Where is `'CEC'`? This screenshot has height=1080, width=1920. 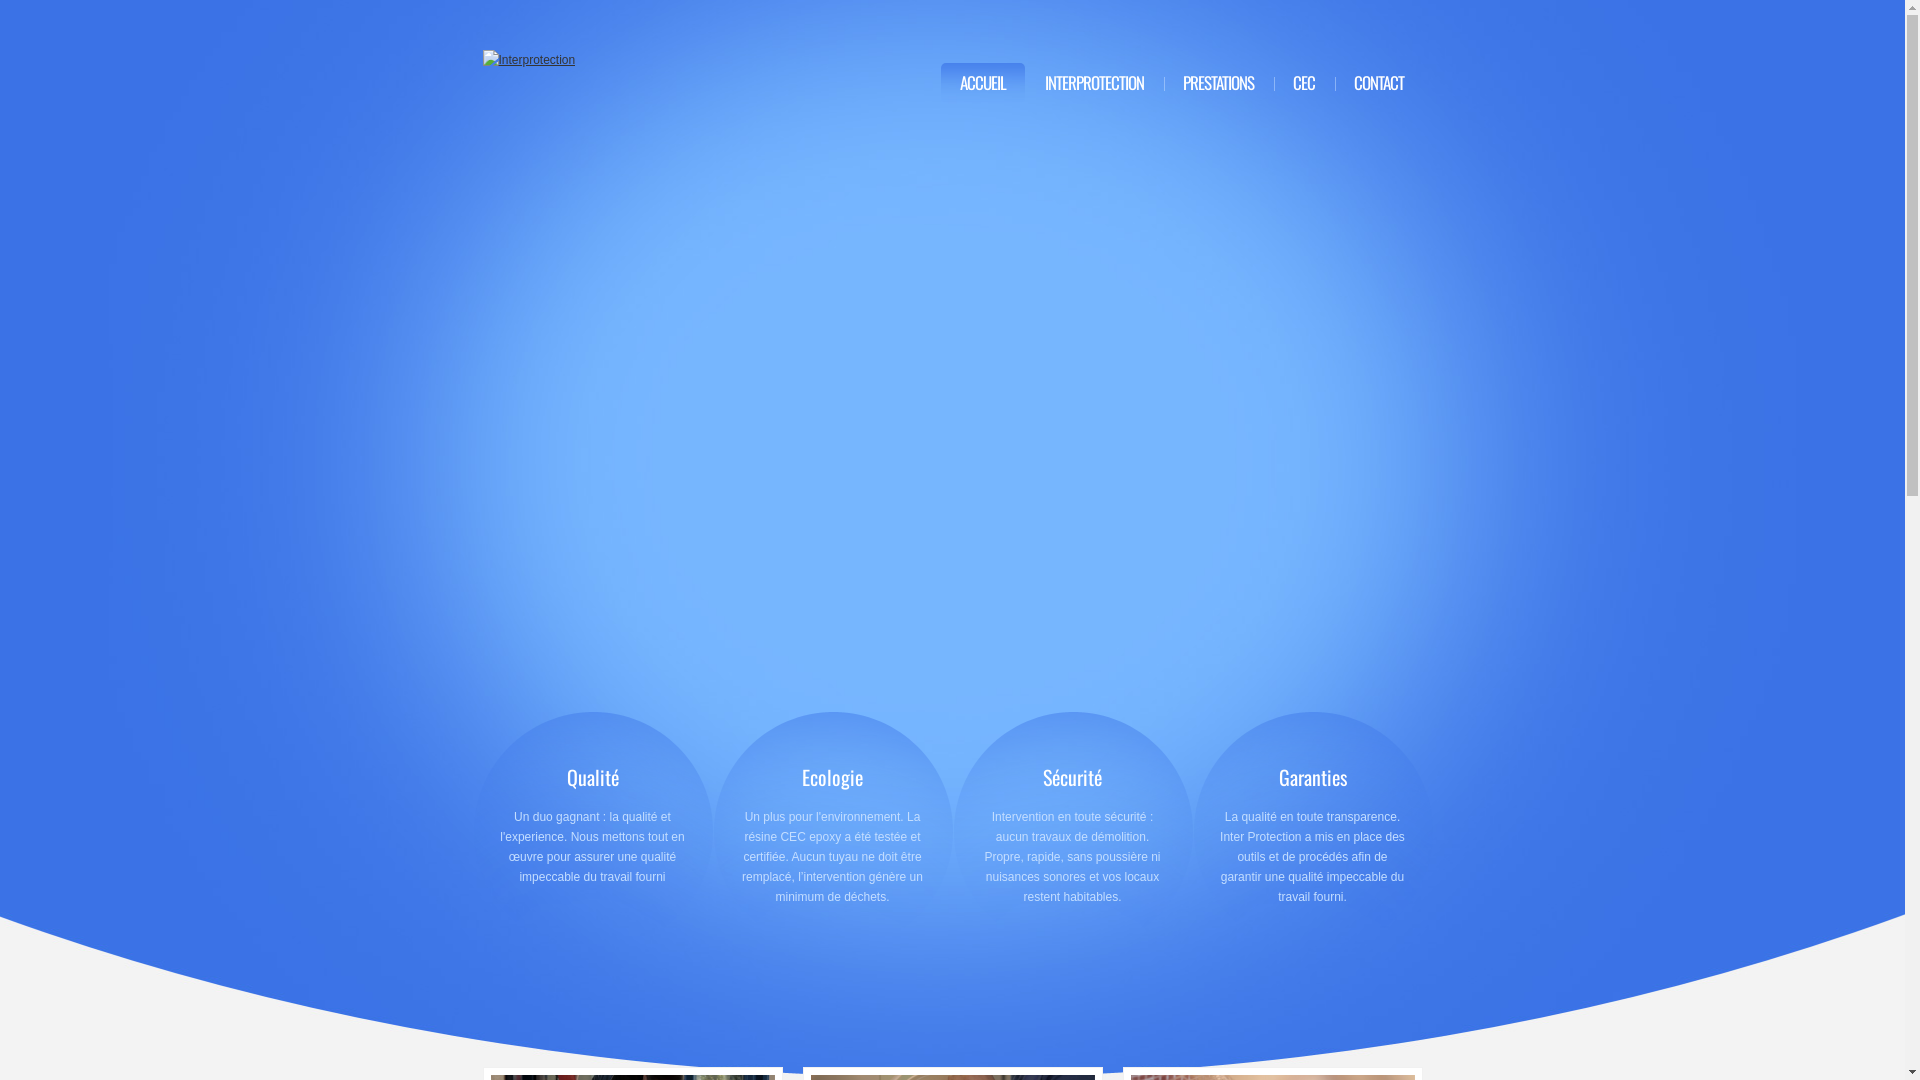 'CEC' is located at coordinates (1304, 82).